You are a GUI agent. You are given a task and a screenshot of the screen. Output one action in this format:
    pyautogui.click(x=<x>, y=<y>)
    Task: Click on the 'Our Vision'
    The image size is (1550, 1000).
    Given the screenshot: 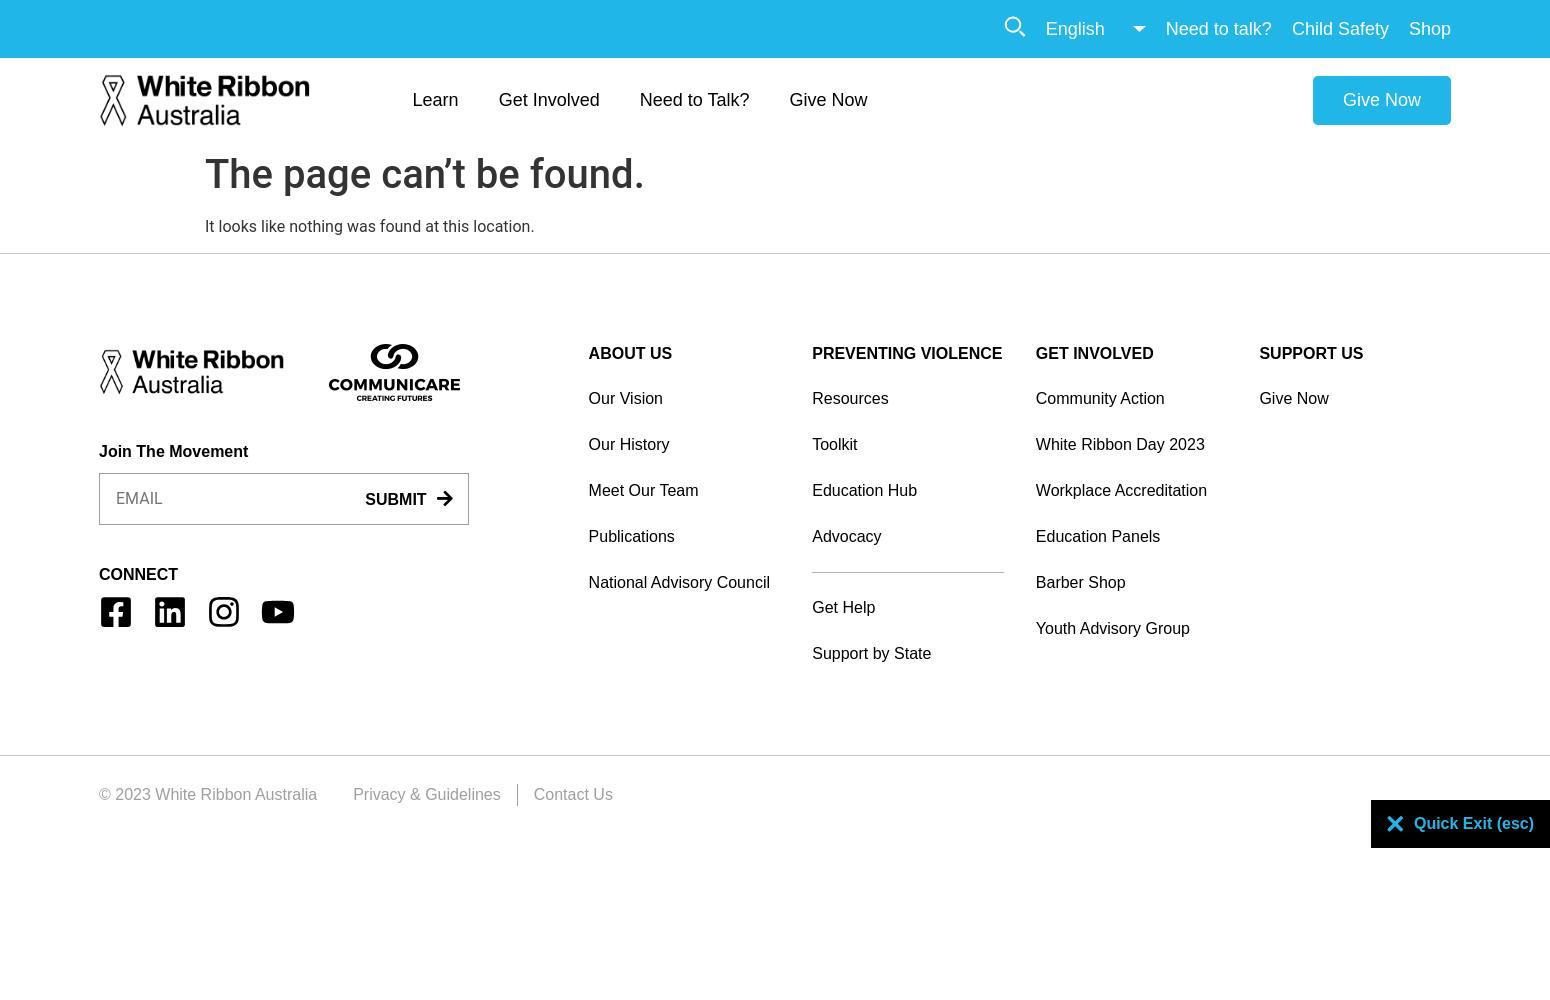 What is the action you would take?
    pyautogui.click(x=624, y=397)
    